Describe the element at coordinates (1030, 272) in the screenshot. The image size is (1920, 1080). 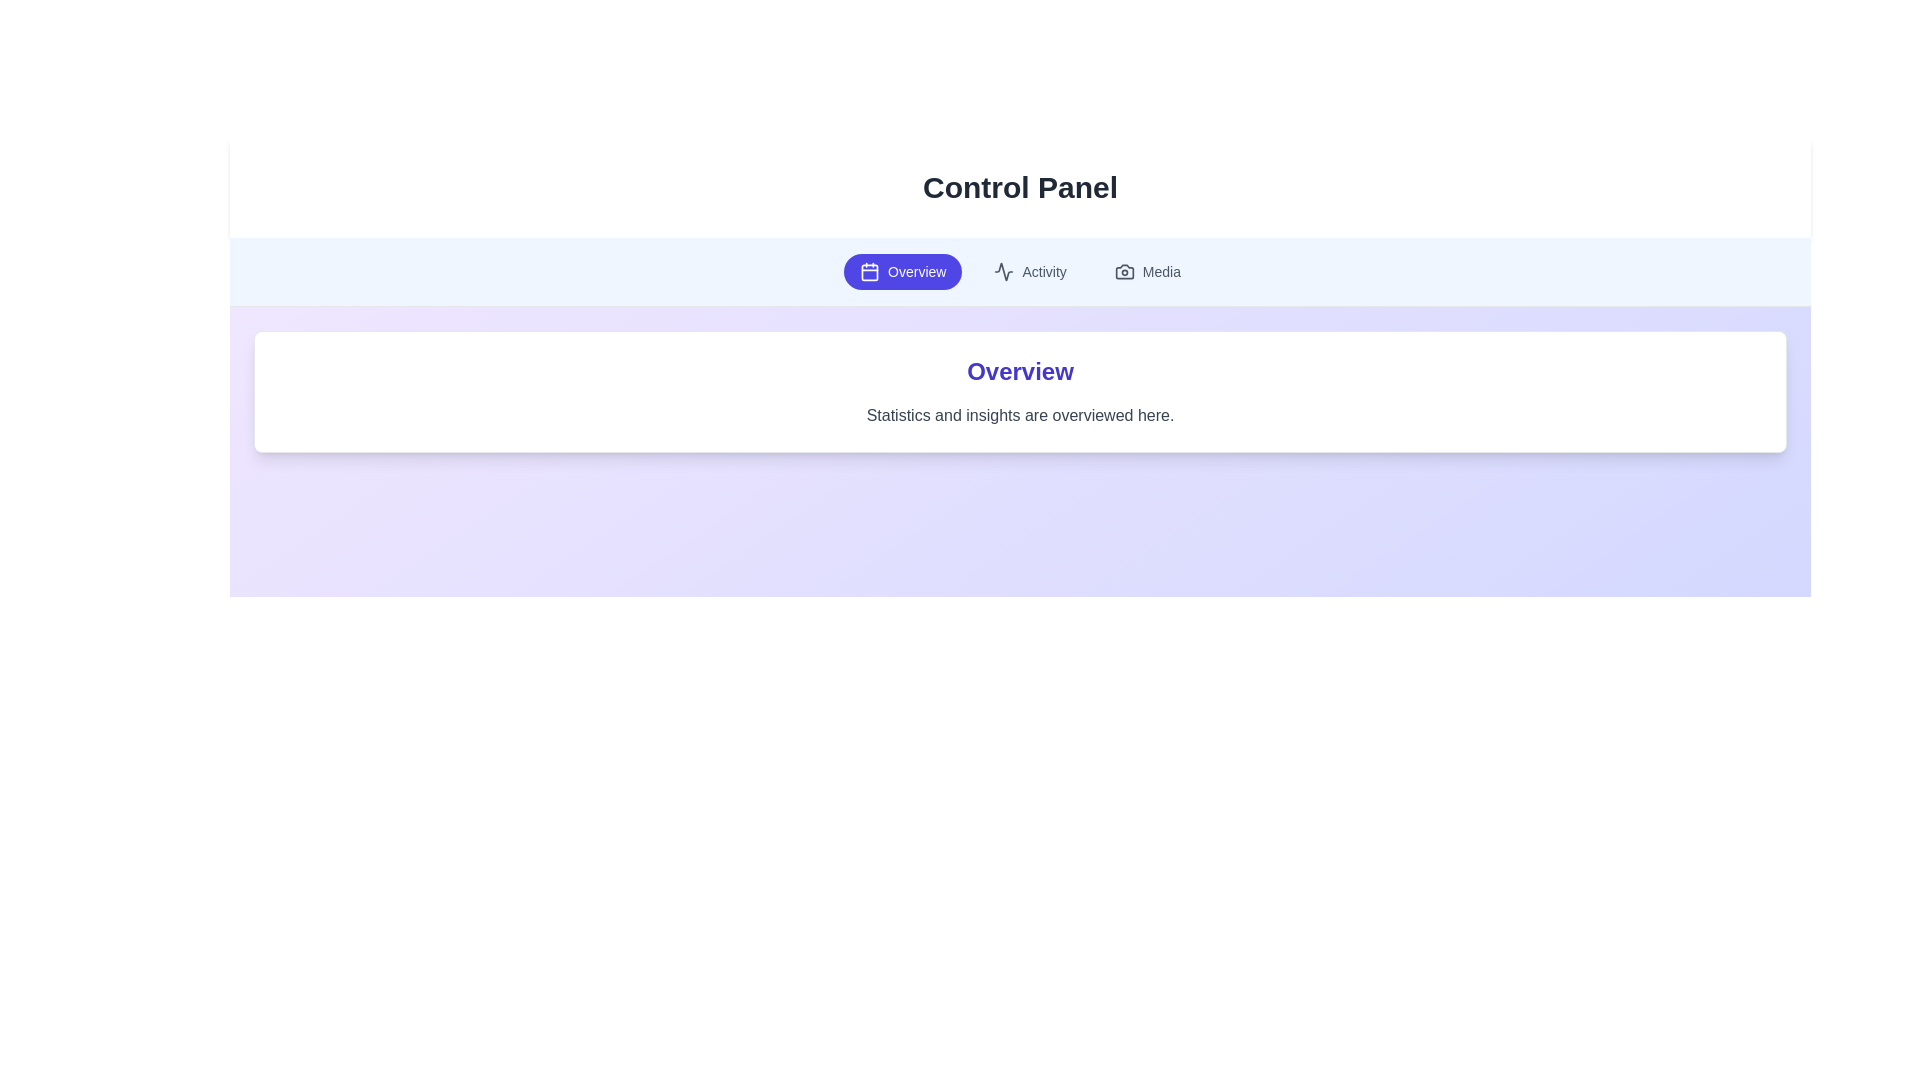
I see `the navigation button that directs users to the 'Activity' section, located between 'Overview' and 'Media' buttons, to change its background color` at that location.